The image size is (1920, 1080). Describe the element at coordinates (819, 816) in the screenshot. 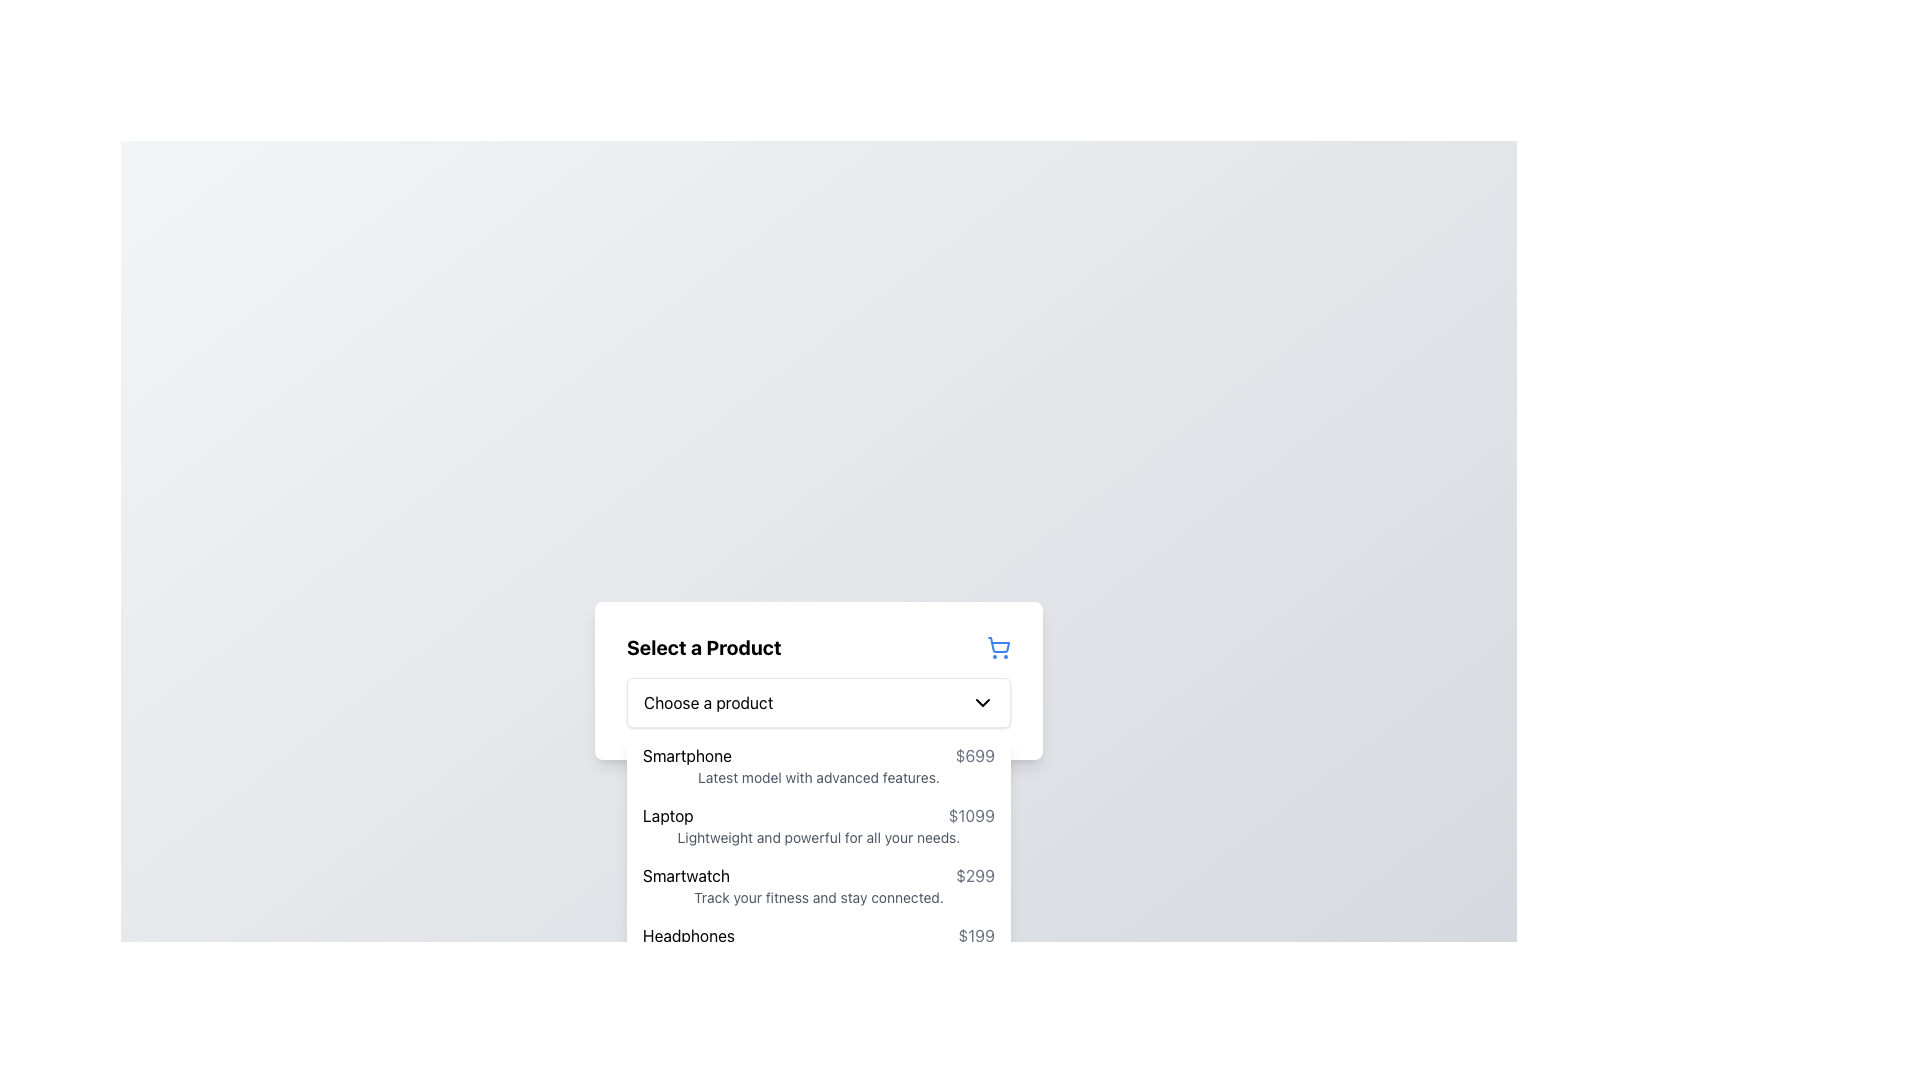

I see `the contents of the Text Display that shows the name and price of the 'Laptop' product, located within the dropdown menu between 'Smartphone' and 'Smartwatch'` at that location.